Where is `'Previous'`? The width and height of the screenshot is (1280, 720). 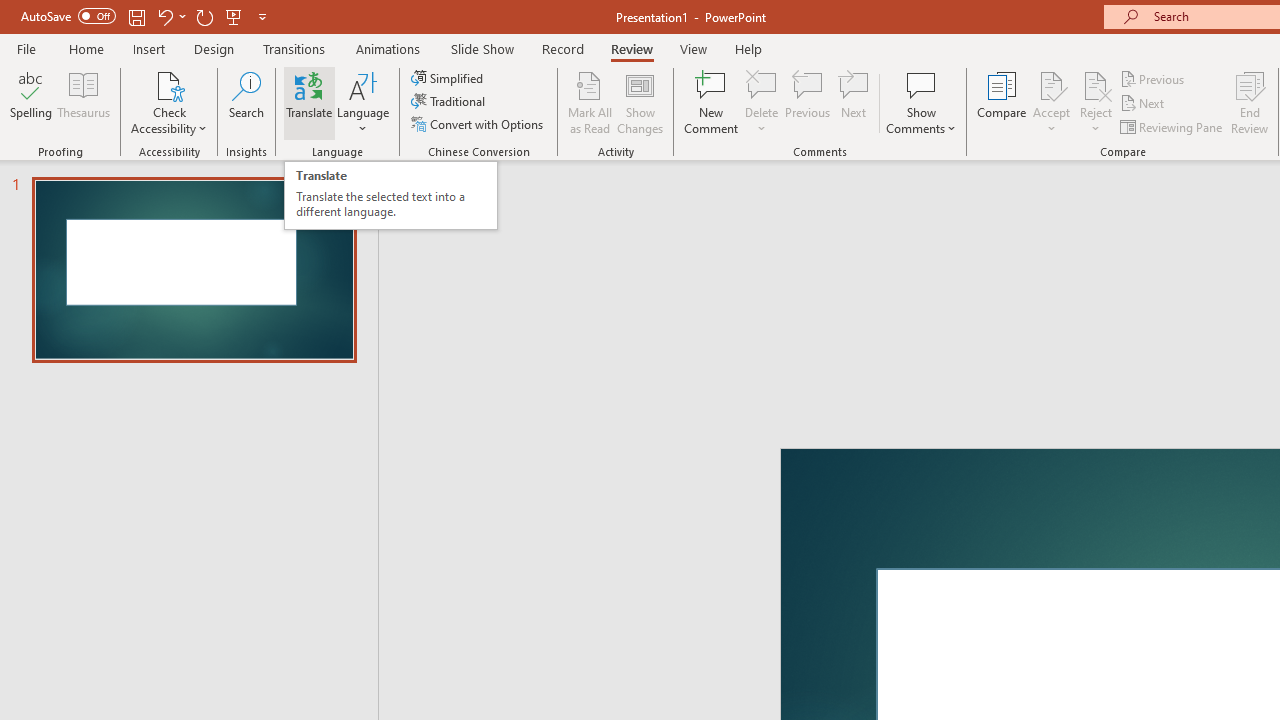 'Previous' is located at coordinates (1153, 78).